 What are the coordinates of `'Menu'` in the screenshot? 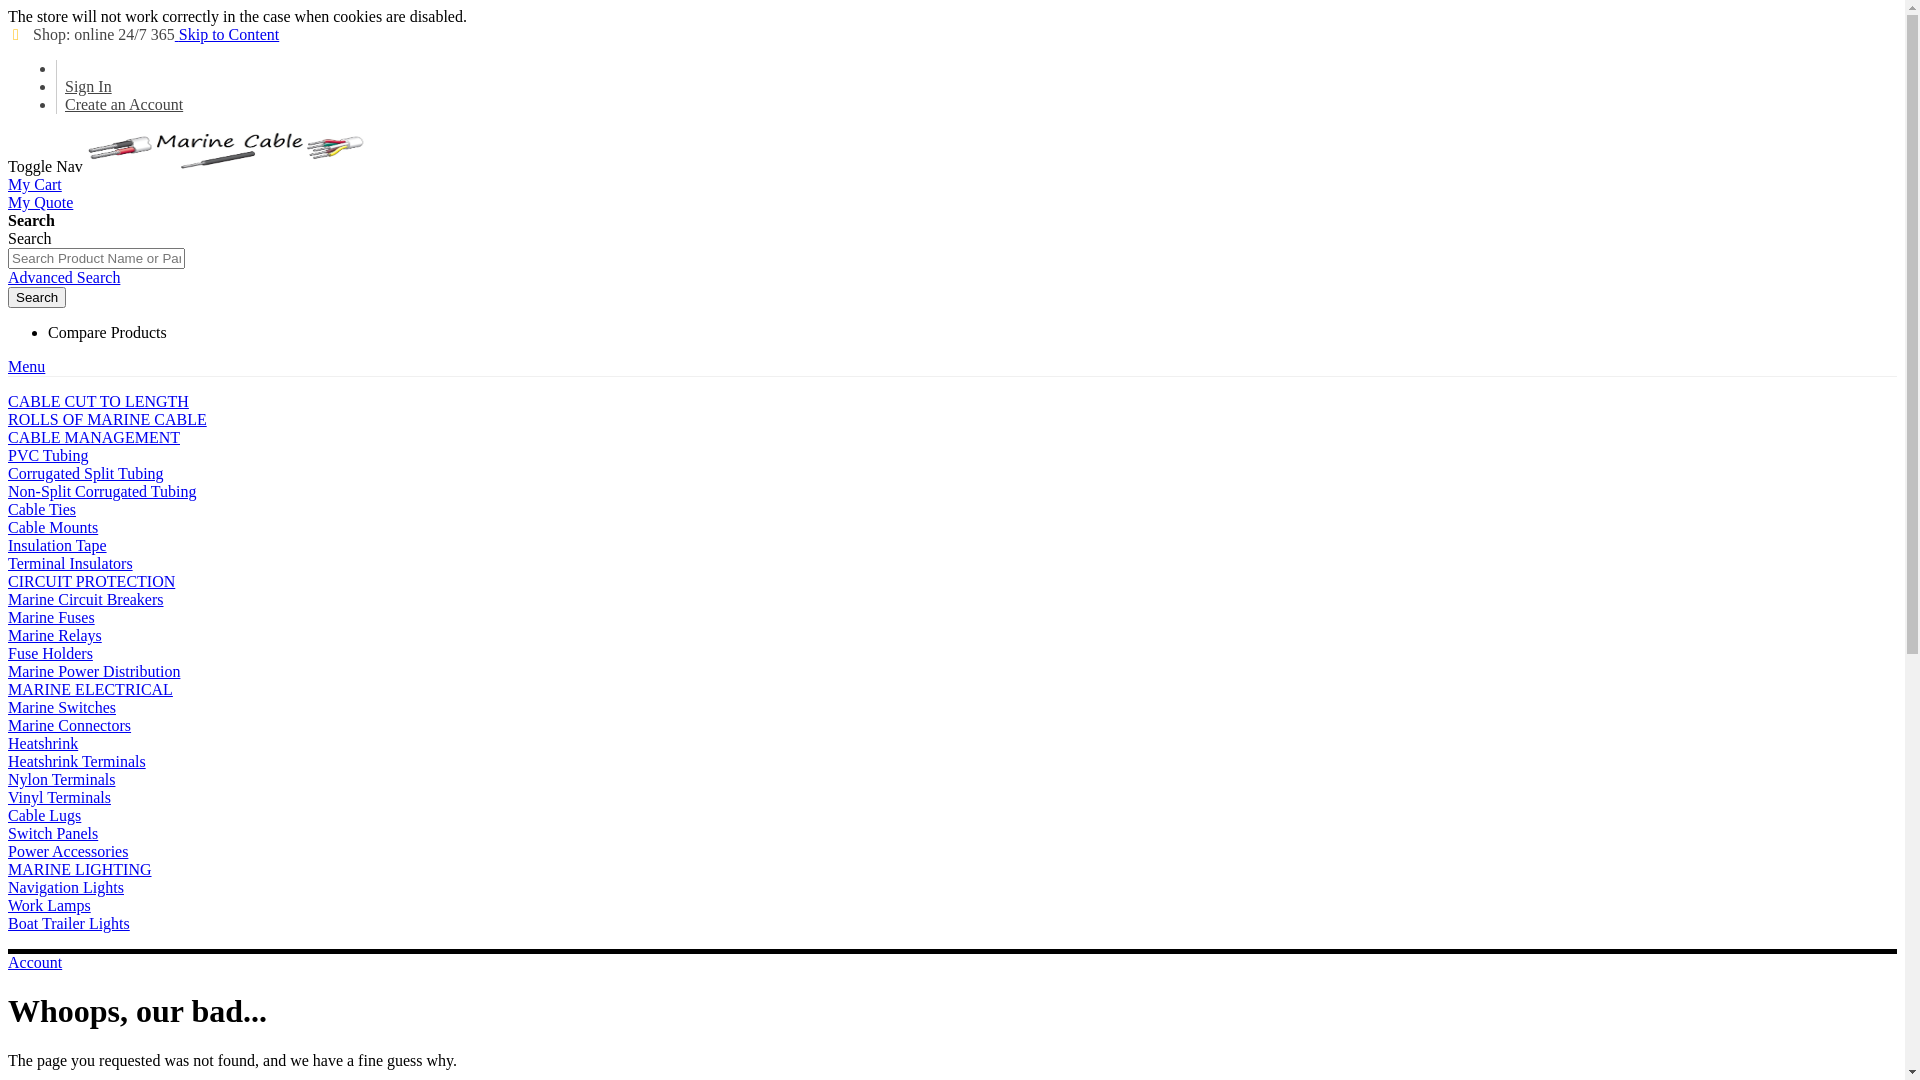 It's located at (26, 366).